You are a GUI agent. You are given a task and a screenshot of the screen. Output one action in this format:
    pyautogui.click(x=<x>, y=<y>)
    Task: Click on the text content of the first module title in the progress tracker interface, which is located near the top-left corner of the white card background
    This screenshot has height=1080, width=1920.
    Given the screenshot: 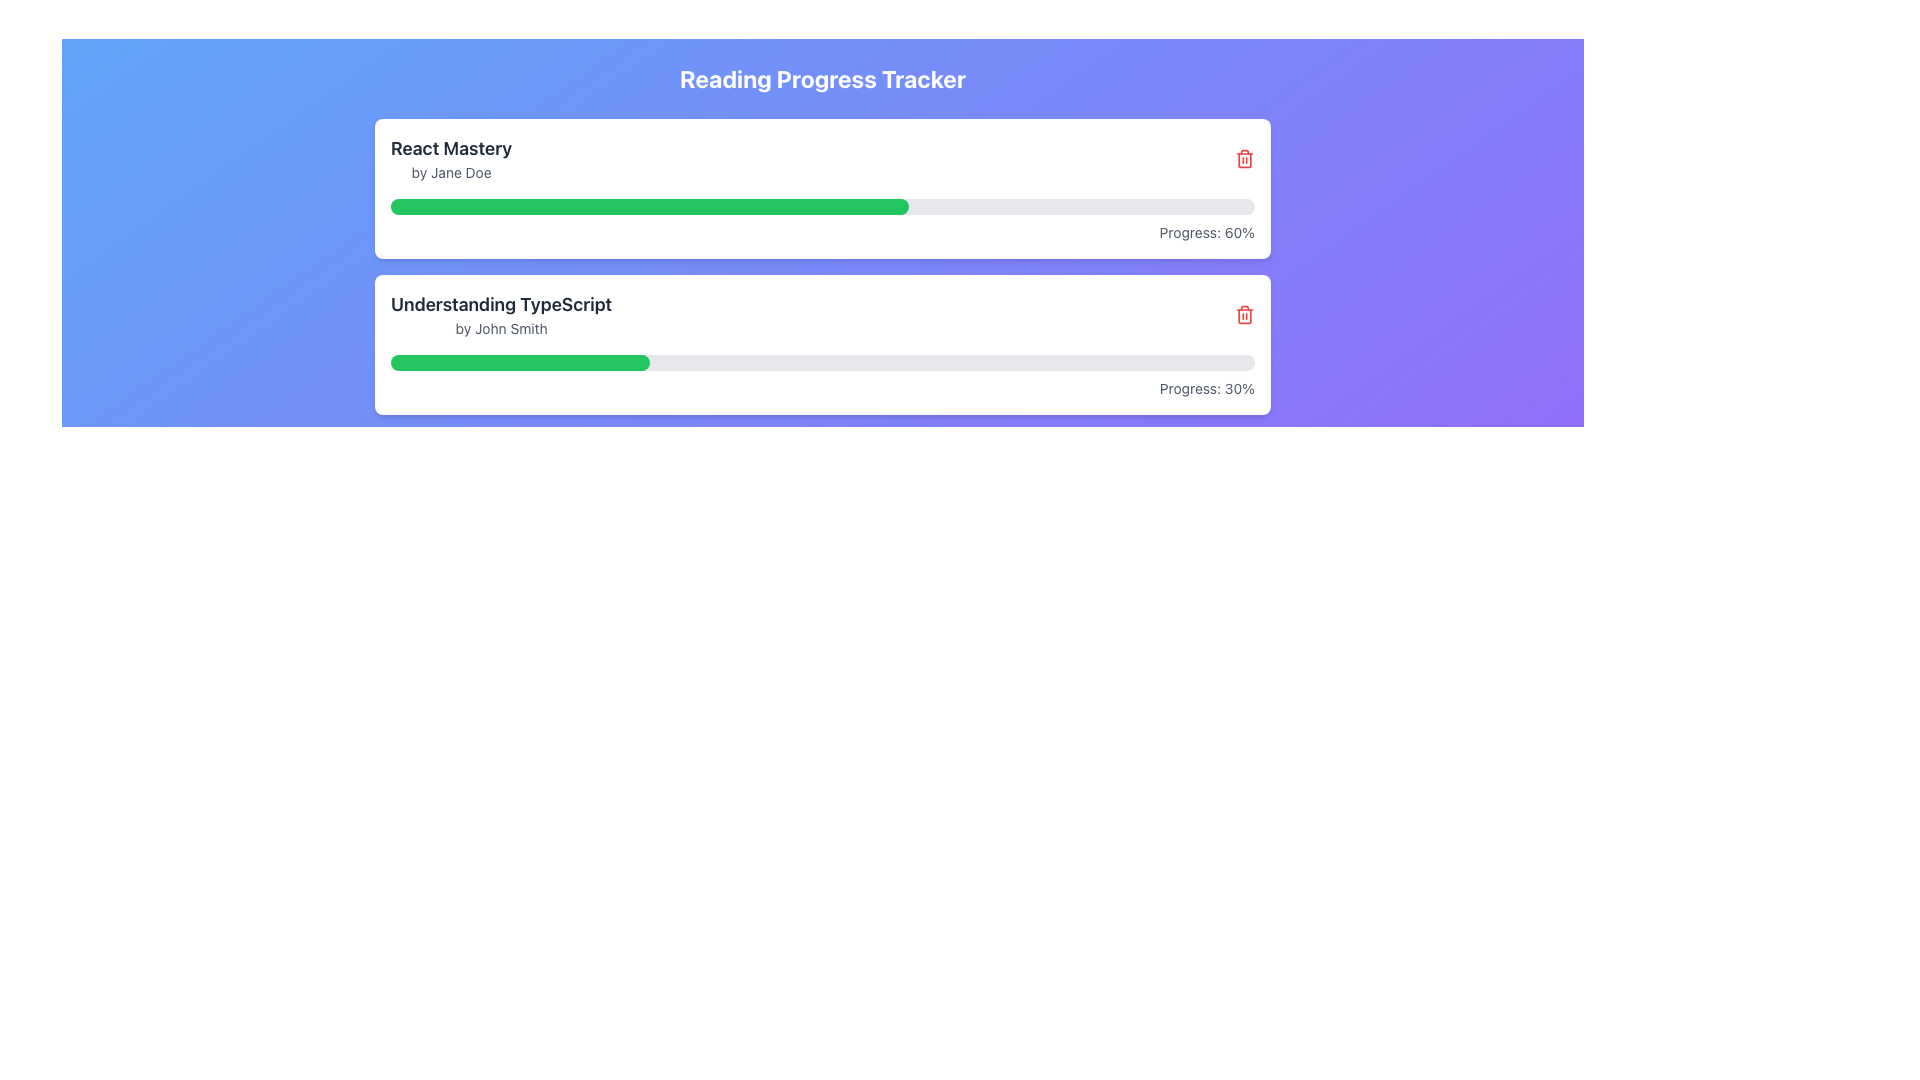 What is the action you would take?
    pyautogui.click(x=450, y=157)
    